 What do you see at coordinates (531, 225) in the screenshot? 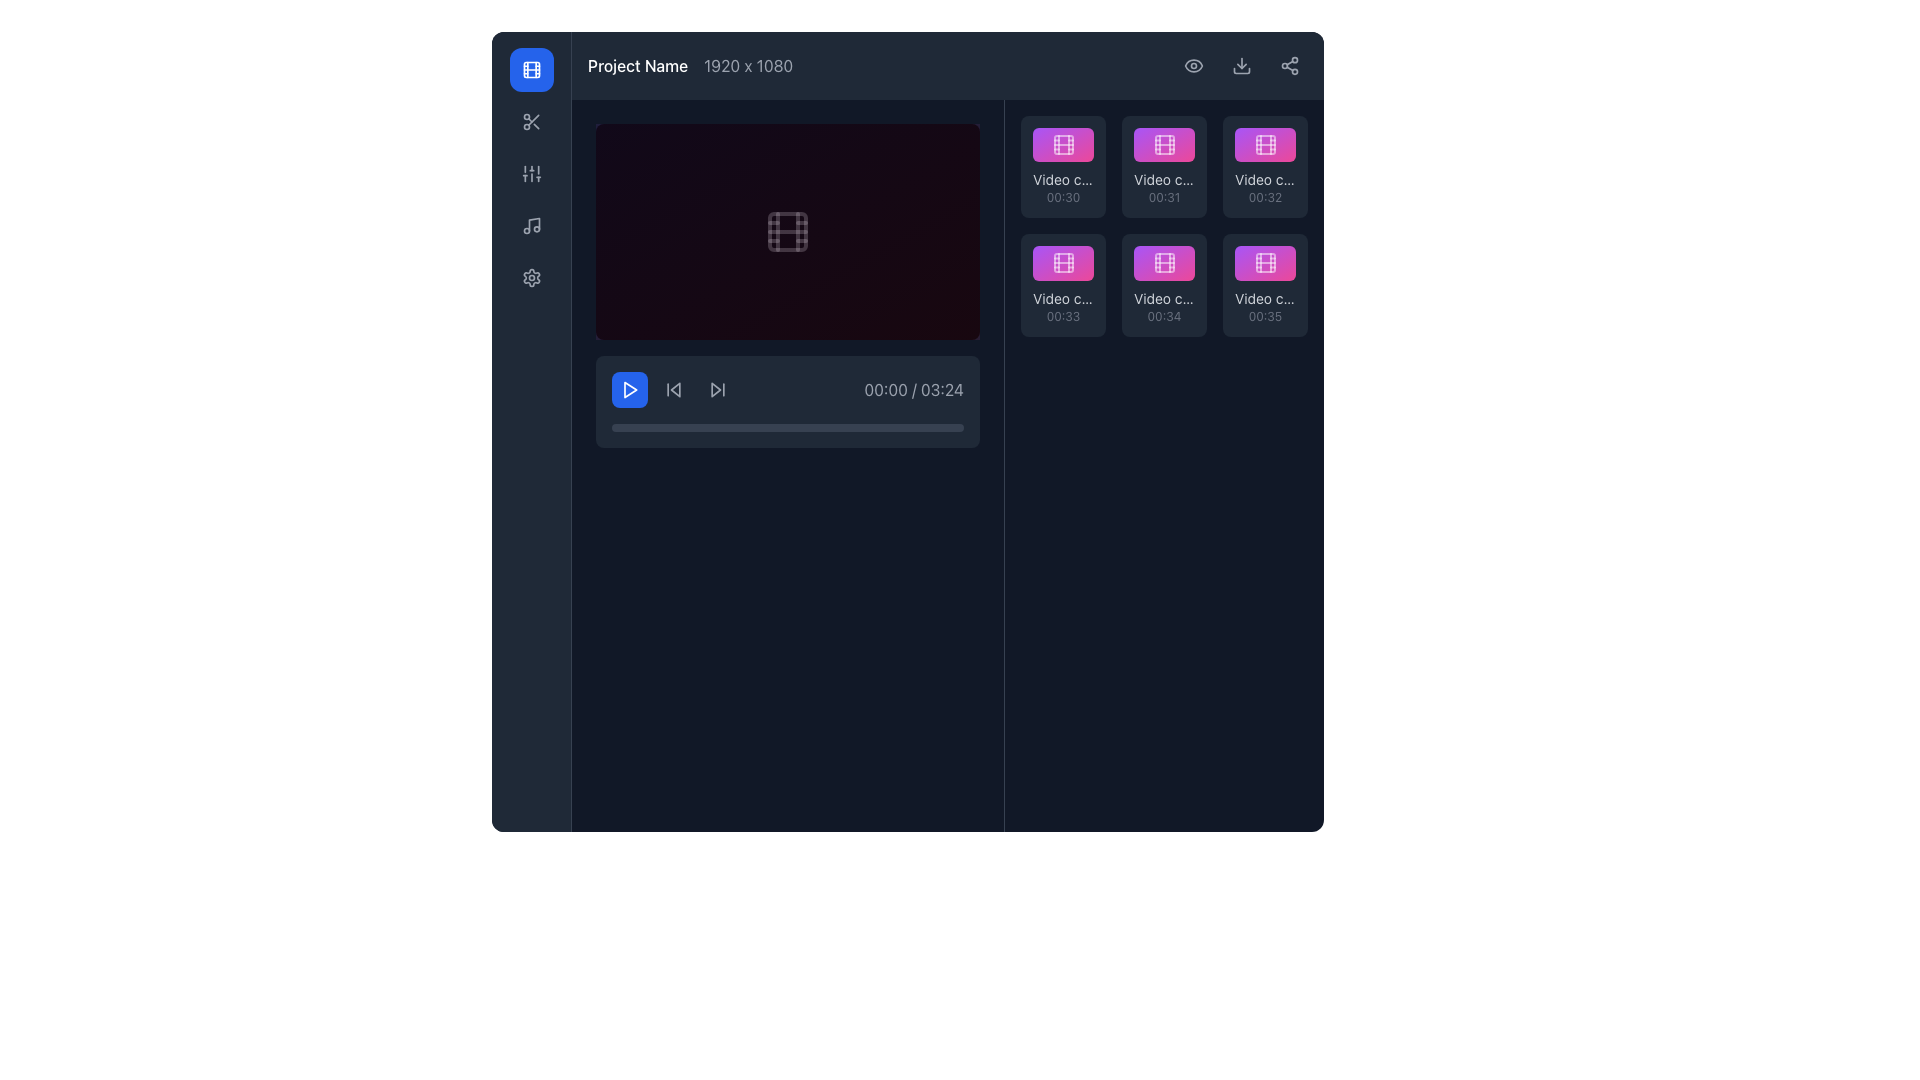
I see `the music-related button located as the fourth icon in the vertical list on the left sidebar of the application, positioned between the sliders icon above and the settings icon below` at bounding box center [531, 225].